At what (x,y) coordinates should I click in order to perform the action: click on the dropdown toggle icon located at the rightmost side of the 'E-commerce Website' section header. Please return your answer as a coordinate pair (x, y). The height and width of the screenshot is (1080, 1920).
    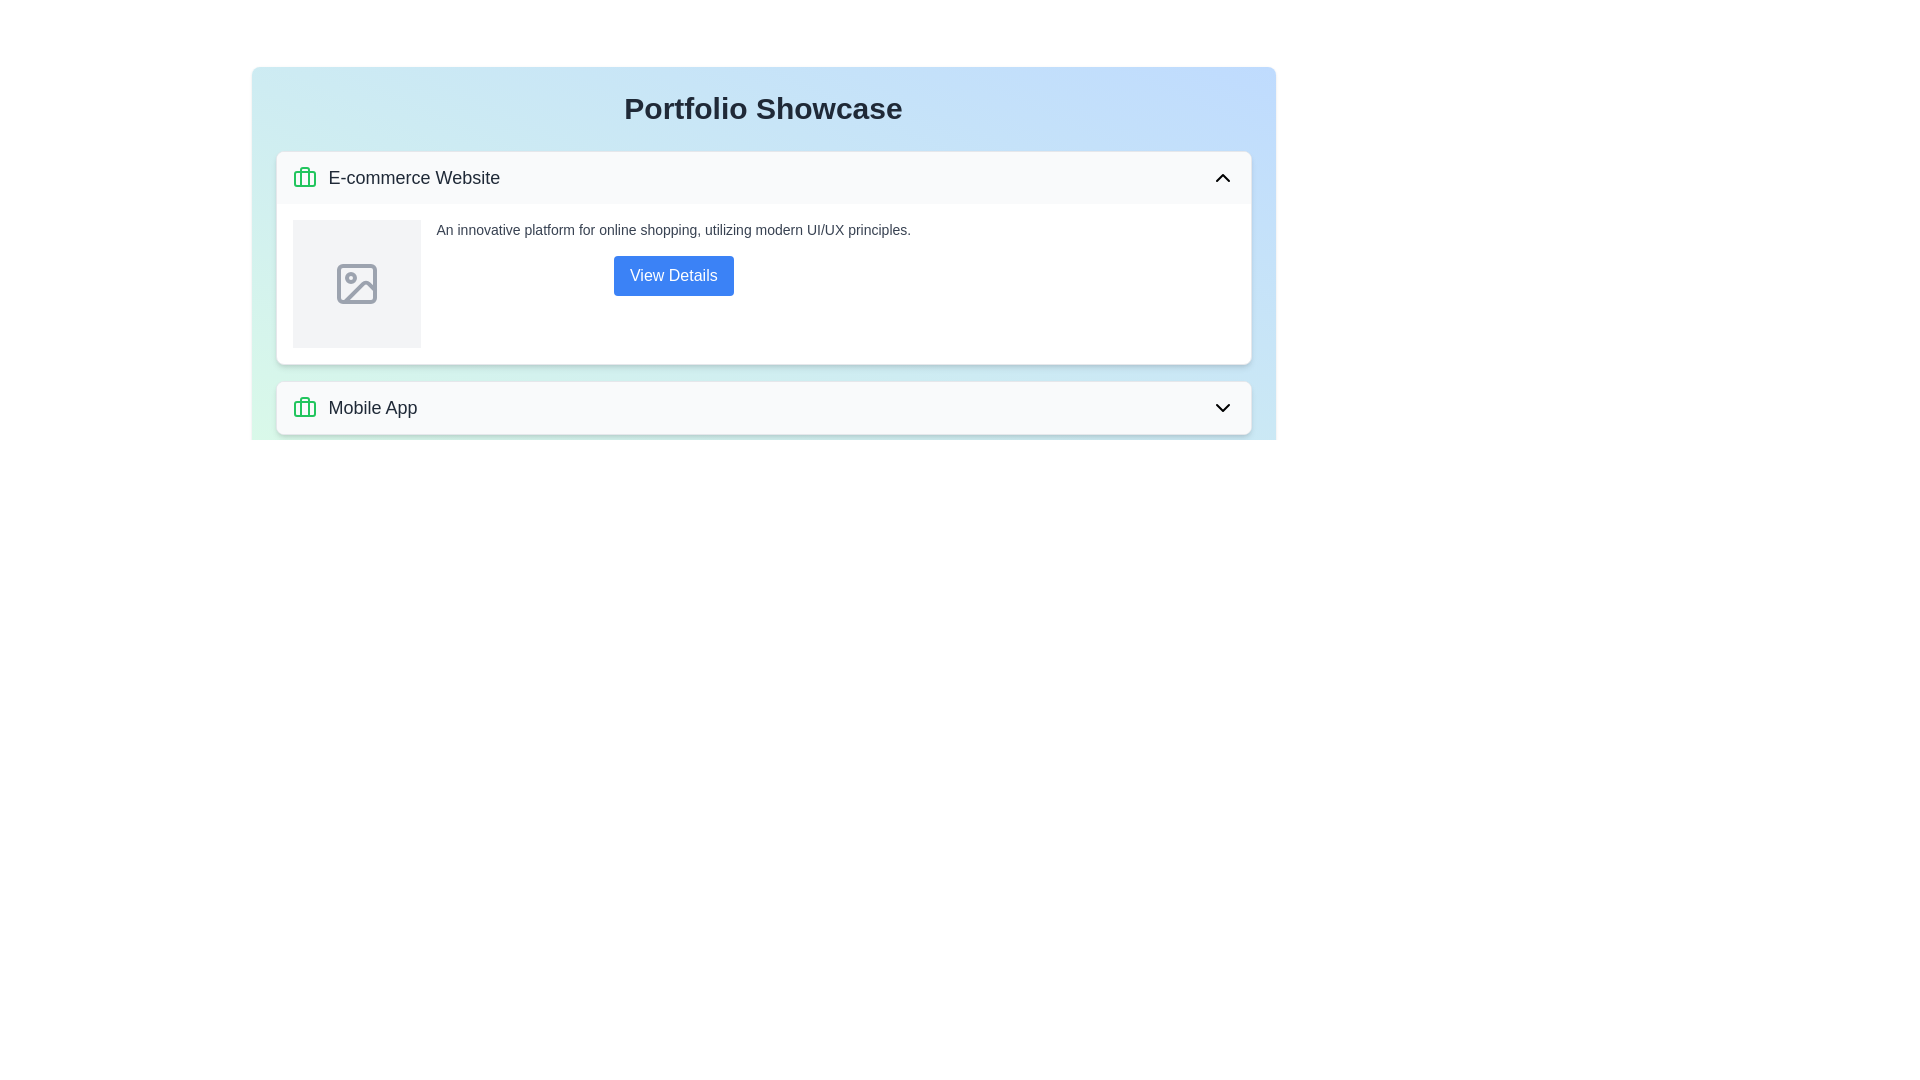
    Looking at the image, I should click on (1221, 176).